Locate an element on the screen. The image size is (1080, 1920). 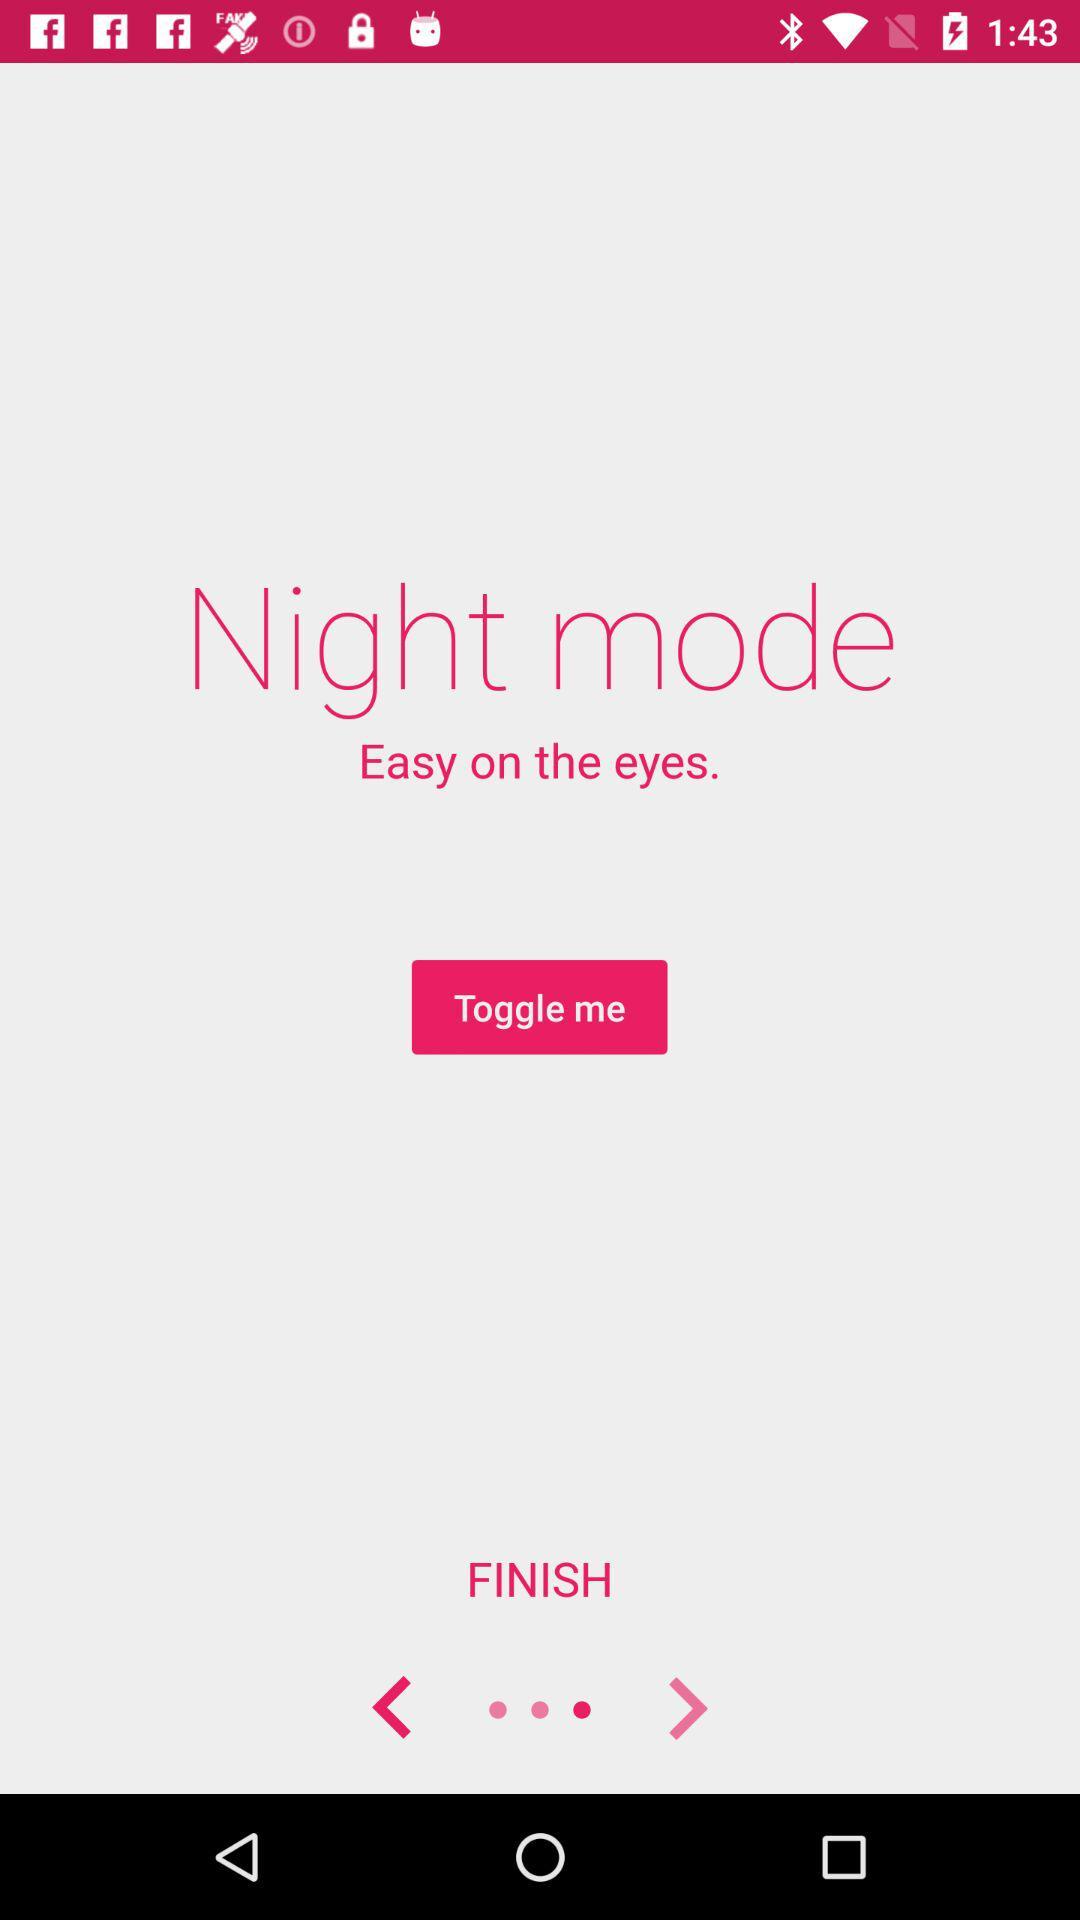
the item below finish item is located at coordinates (393, 1708).